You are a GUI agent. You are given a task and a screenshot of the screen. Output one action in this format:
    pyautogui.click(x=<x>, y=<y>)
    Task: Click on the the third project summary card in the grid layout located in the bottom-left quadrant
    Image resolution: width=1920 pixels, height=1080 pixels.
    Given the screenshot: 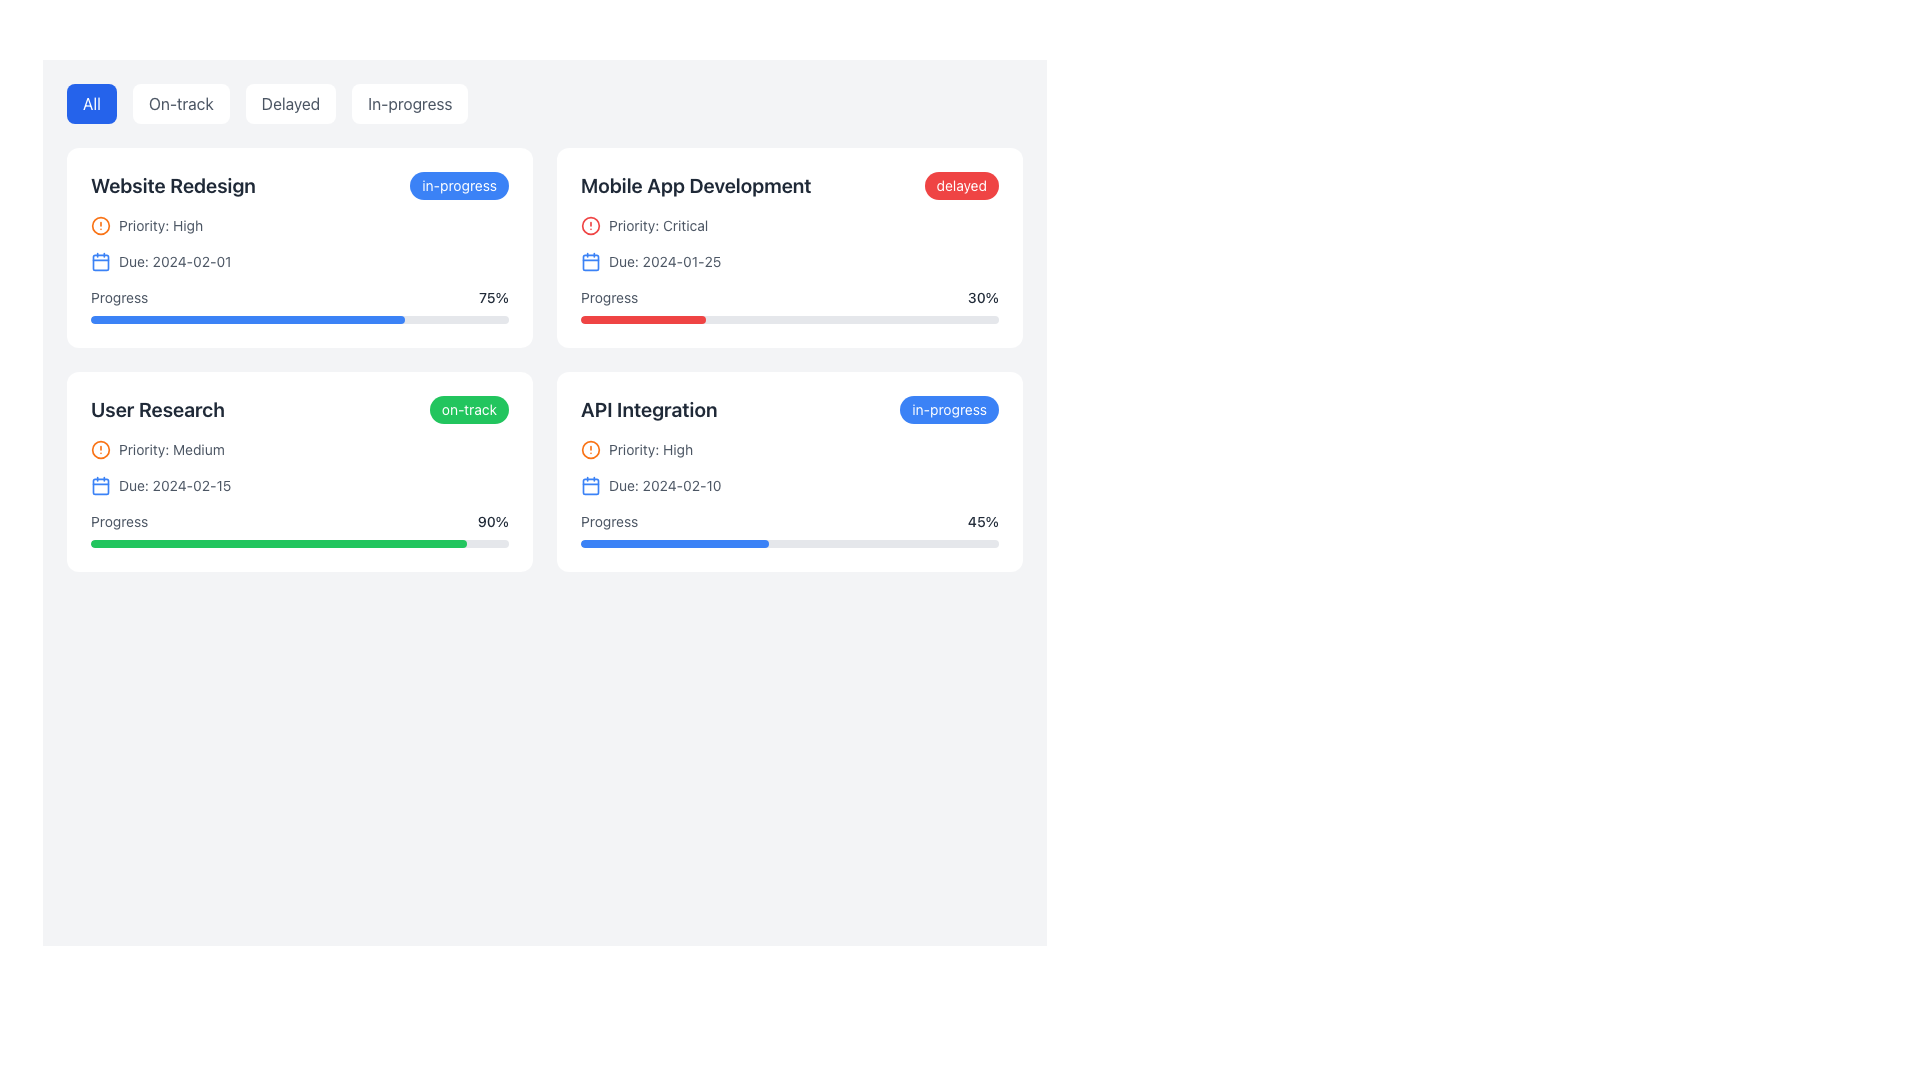 What is the action you would take?
    pyautogui.click(x=298, y=471)
    